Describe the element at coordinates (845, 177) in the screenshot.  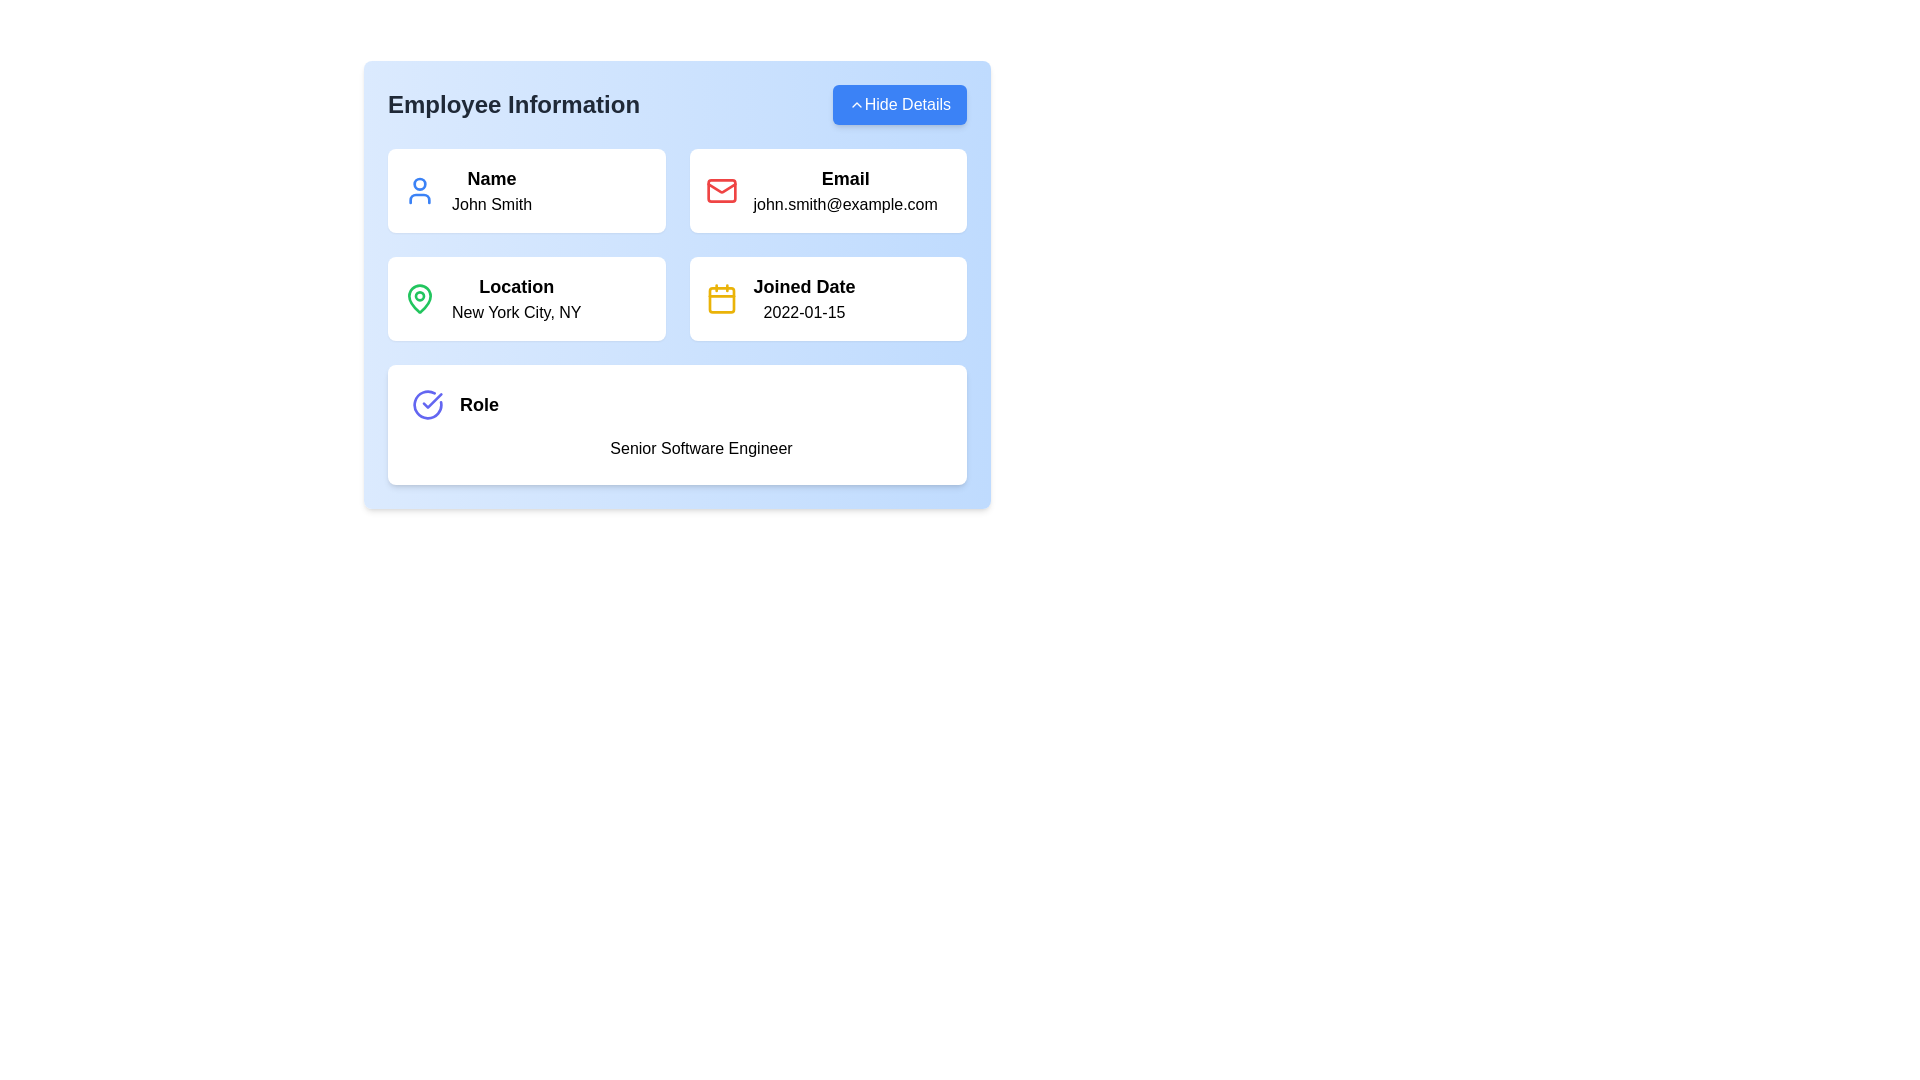
I see `the text label displaying 'Email', which is bold and slightly larger, located in the top-right section above the email address 'john.smith@example.com'` at that location.